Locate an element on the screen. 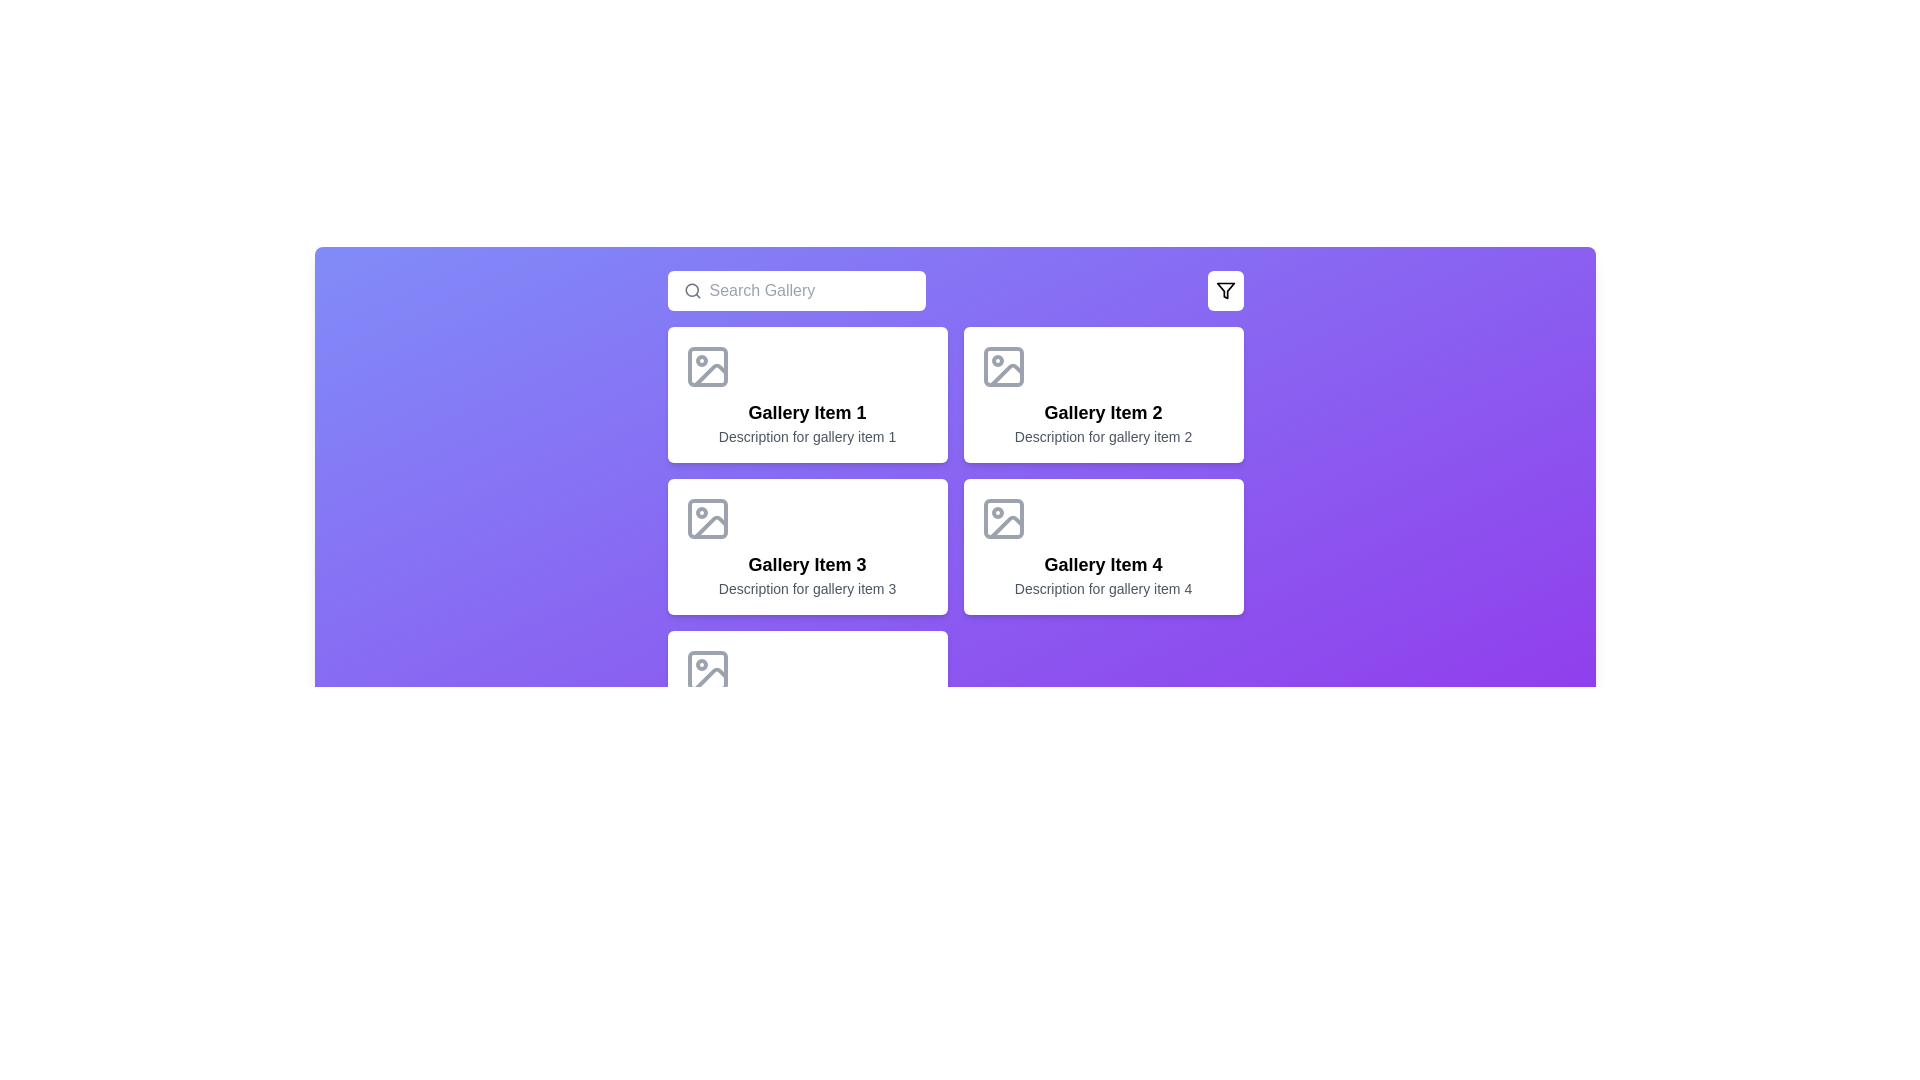  the white, square-shaped button with a black filter funnel icon is located at coordinates (1224, 290).